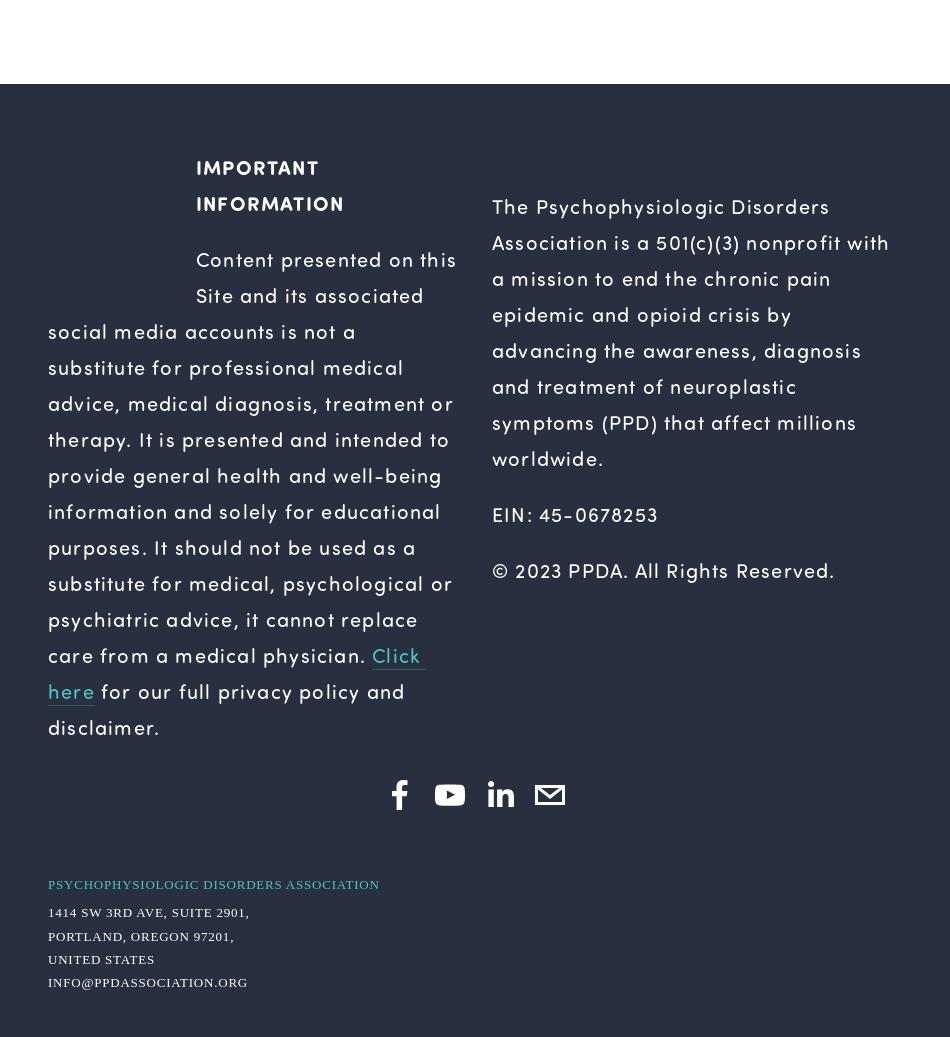 The image size is (950, 1037). What do you see at coordinates (47, 708) in the screenshot?
I see `'for our full privacy policy and disclaimer.'` at bounding box center [47, 708].